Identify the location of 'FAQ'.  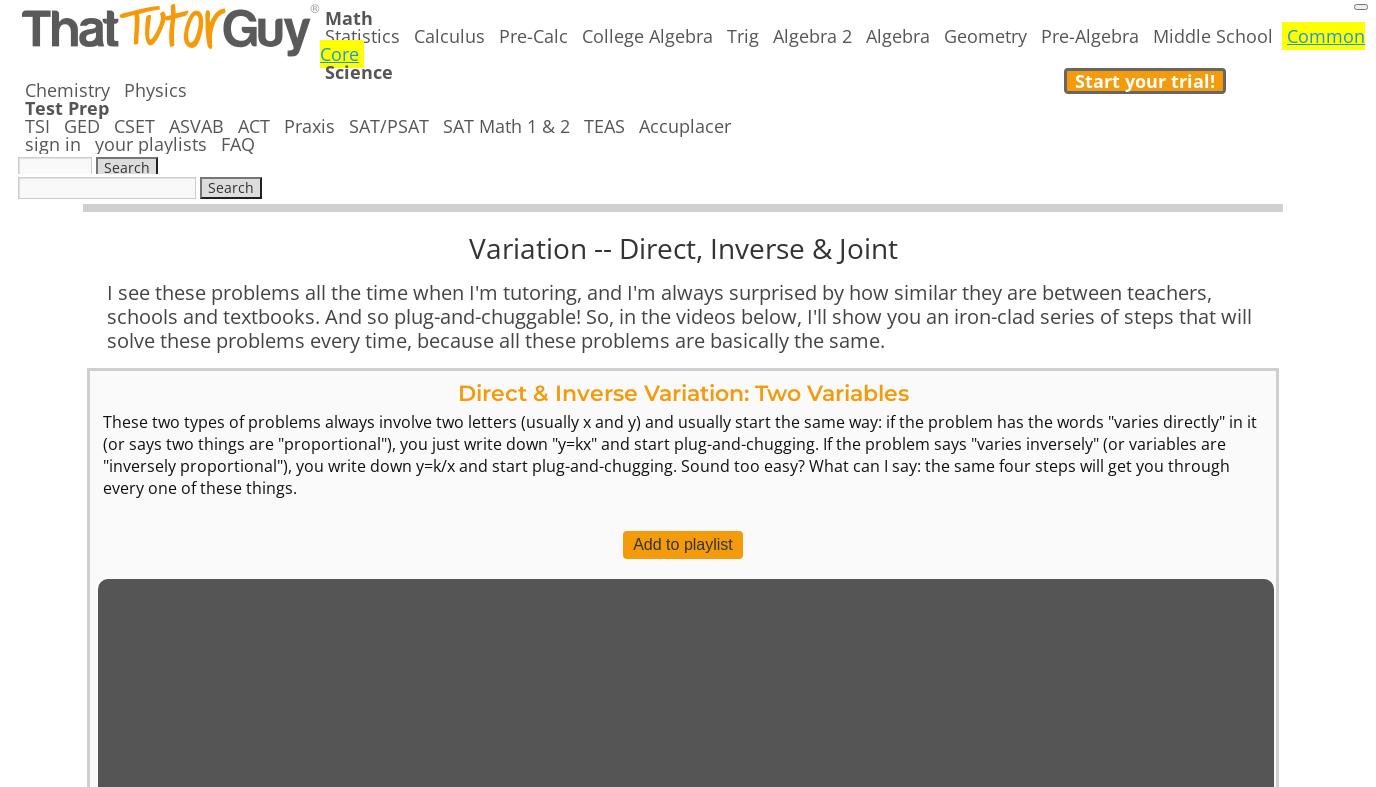
(220, 144).